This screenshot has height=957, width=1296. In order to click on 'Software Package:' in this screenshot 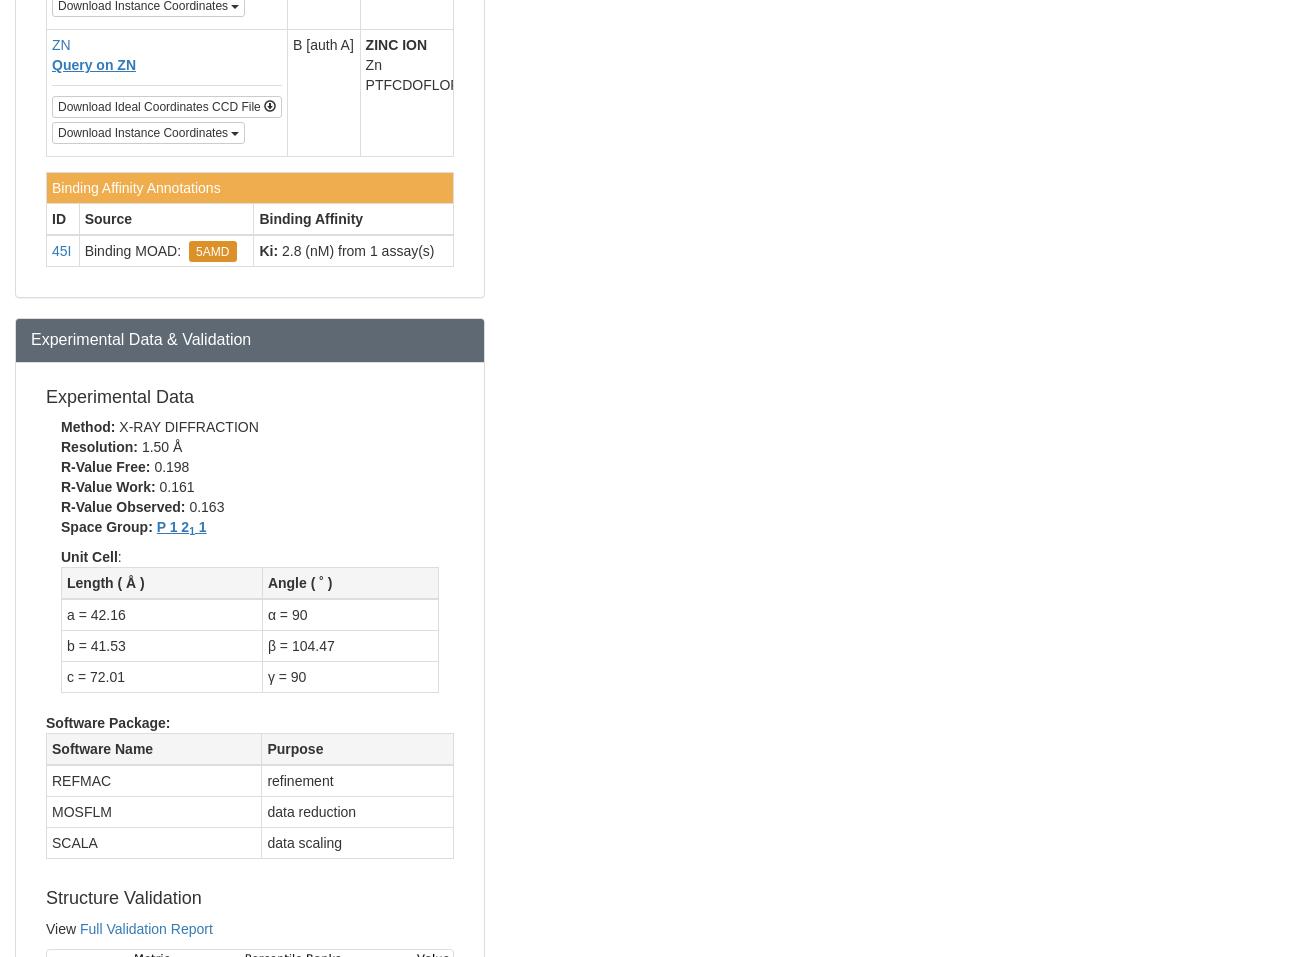, I will do `click(107, 723)`.